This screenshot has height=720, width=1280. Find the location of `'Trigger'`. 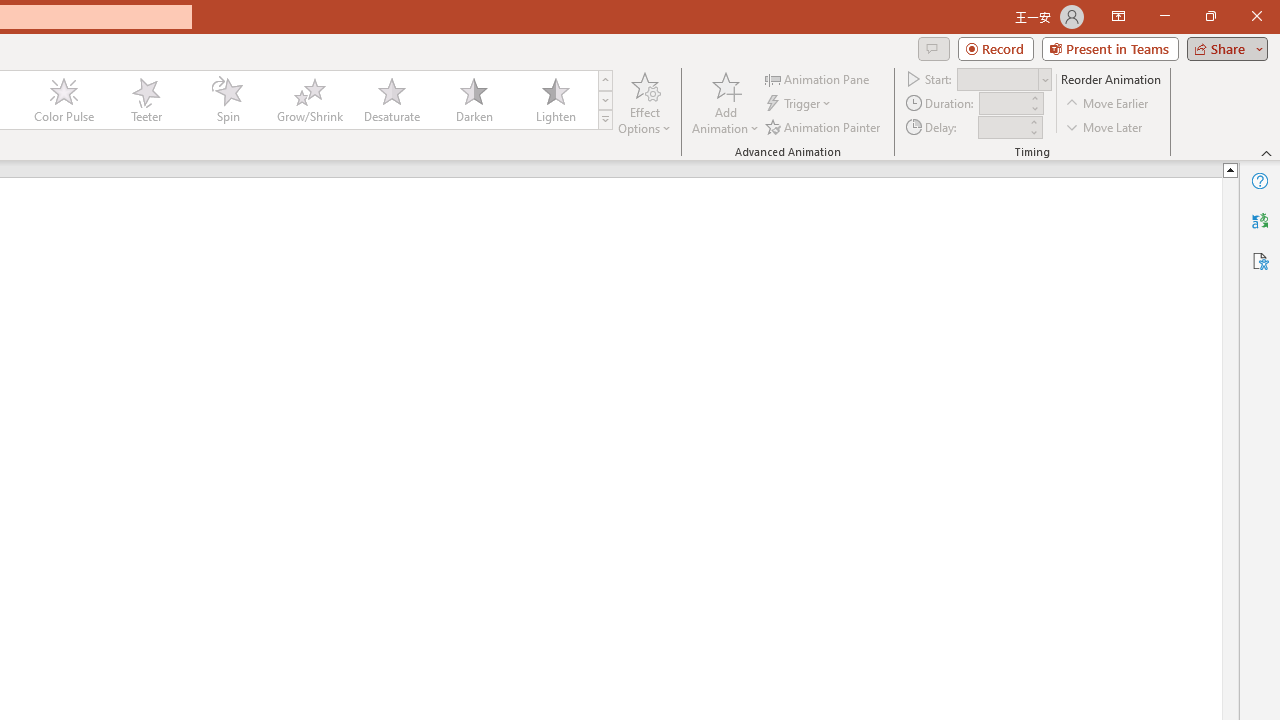

'Trigger' is located at coordinates (800, 103).